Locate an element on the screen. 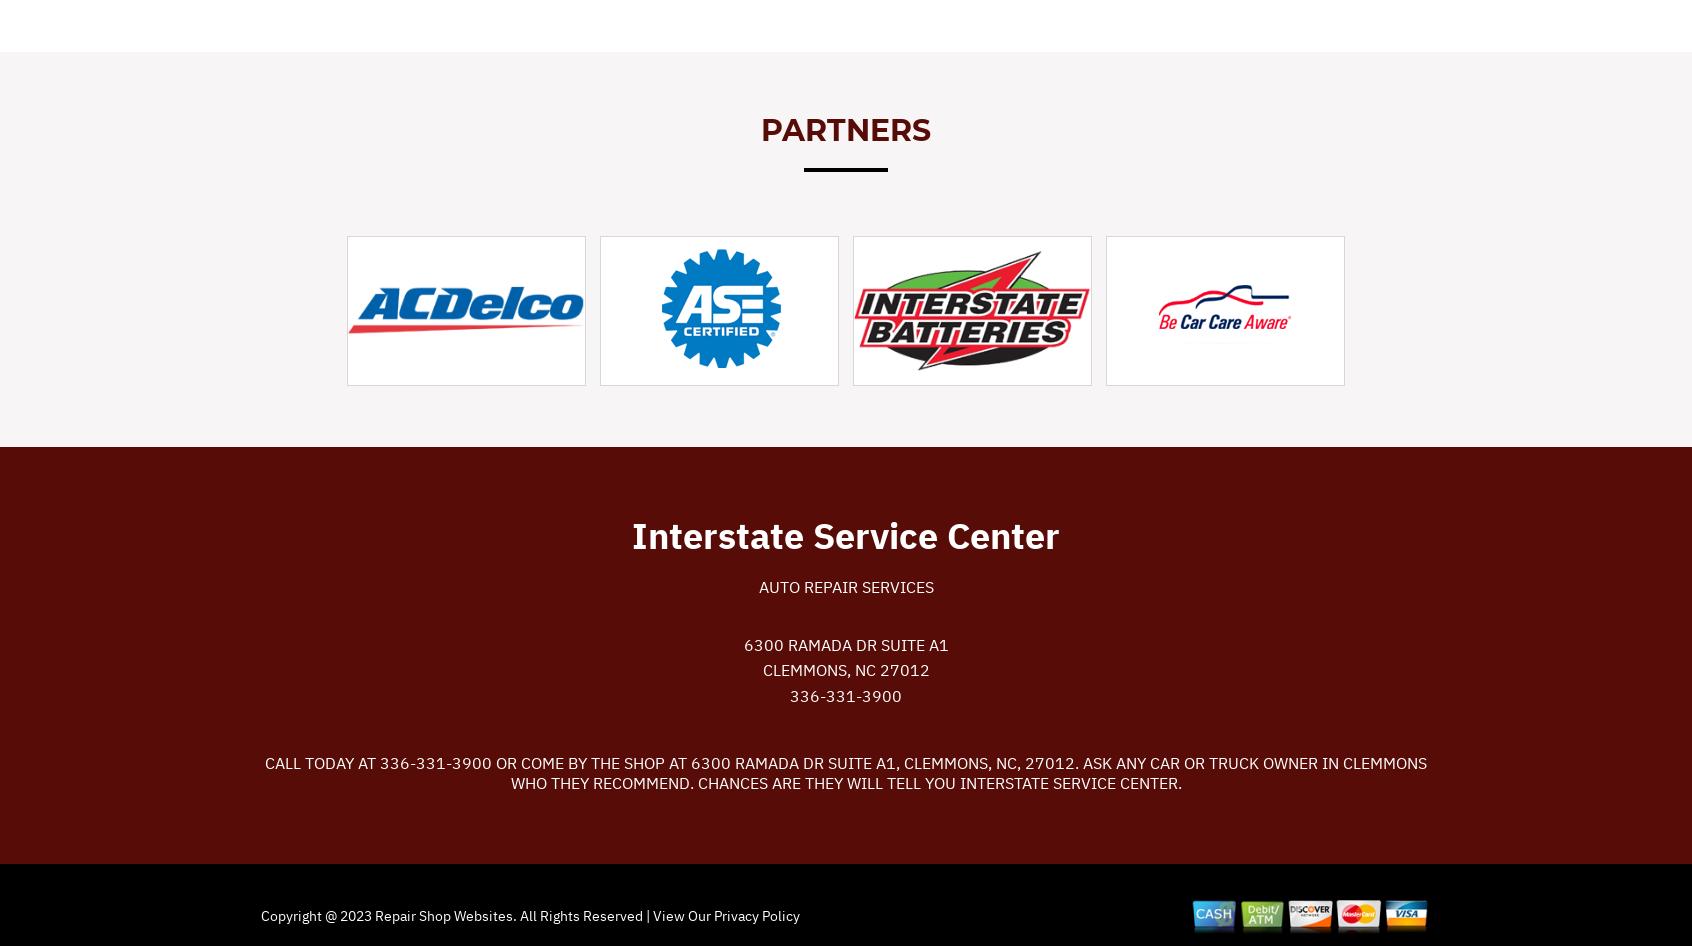 The height and width of the screenshot is (946, 1692). '2023' is located at coordinates (355, 913).